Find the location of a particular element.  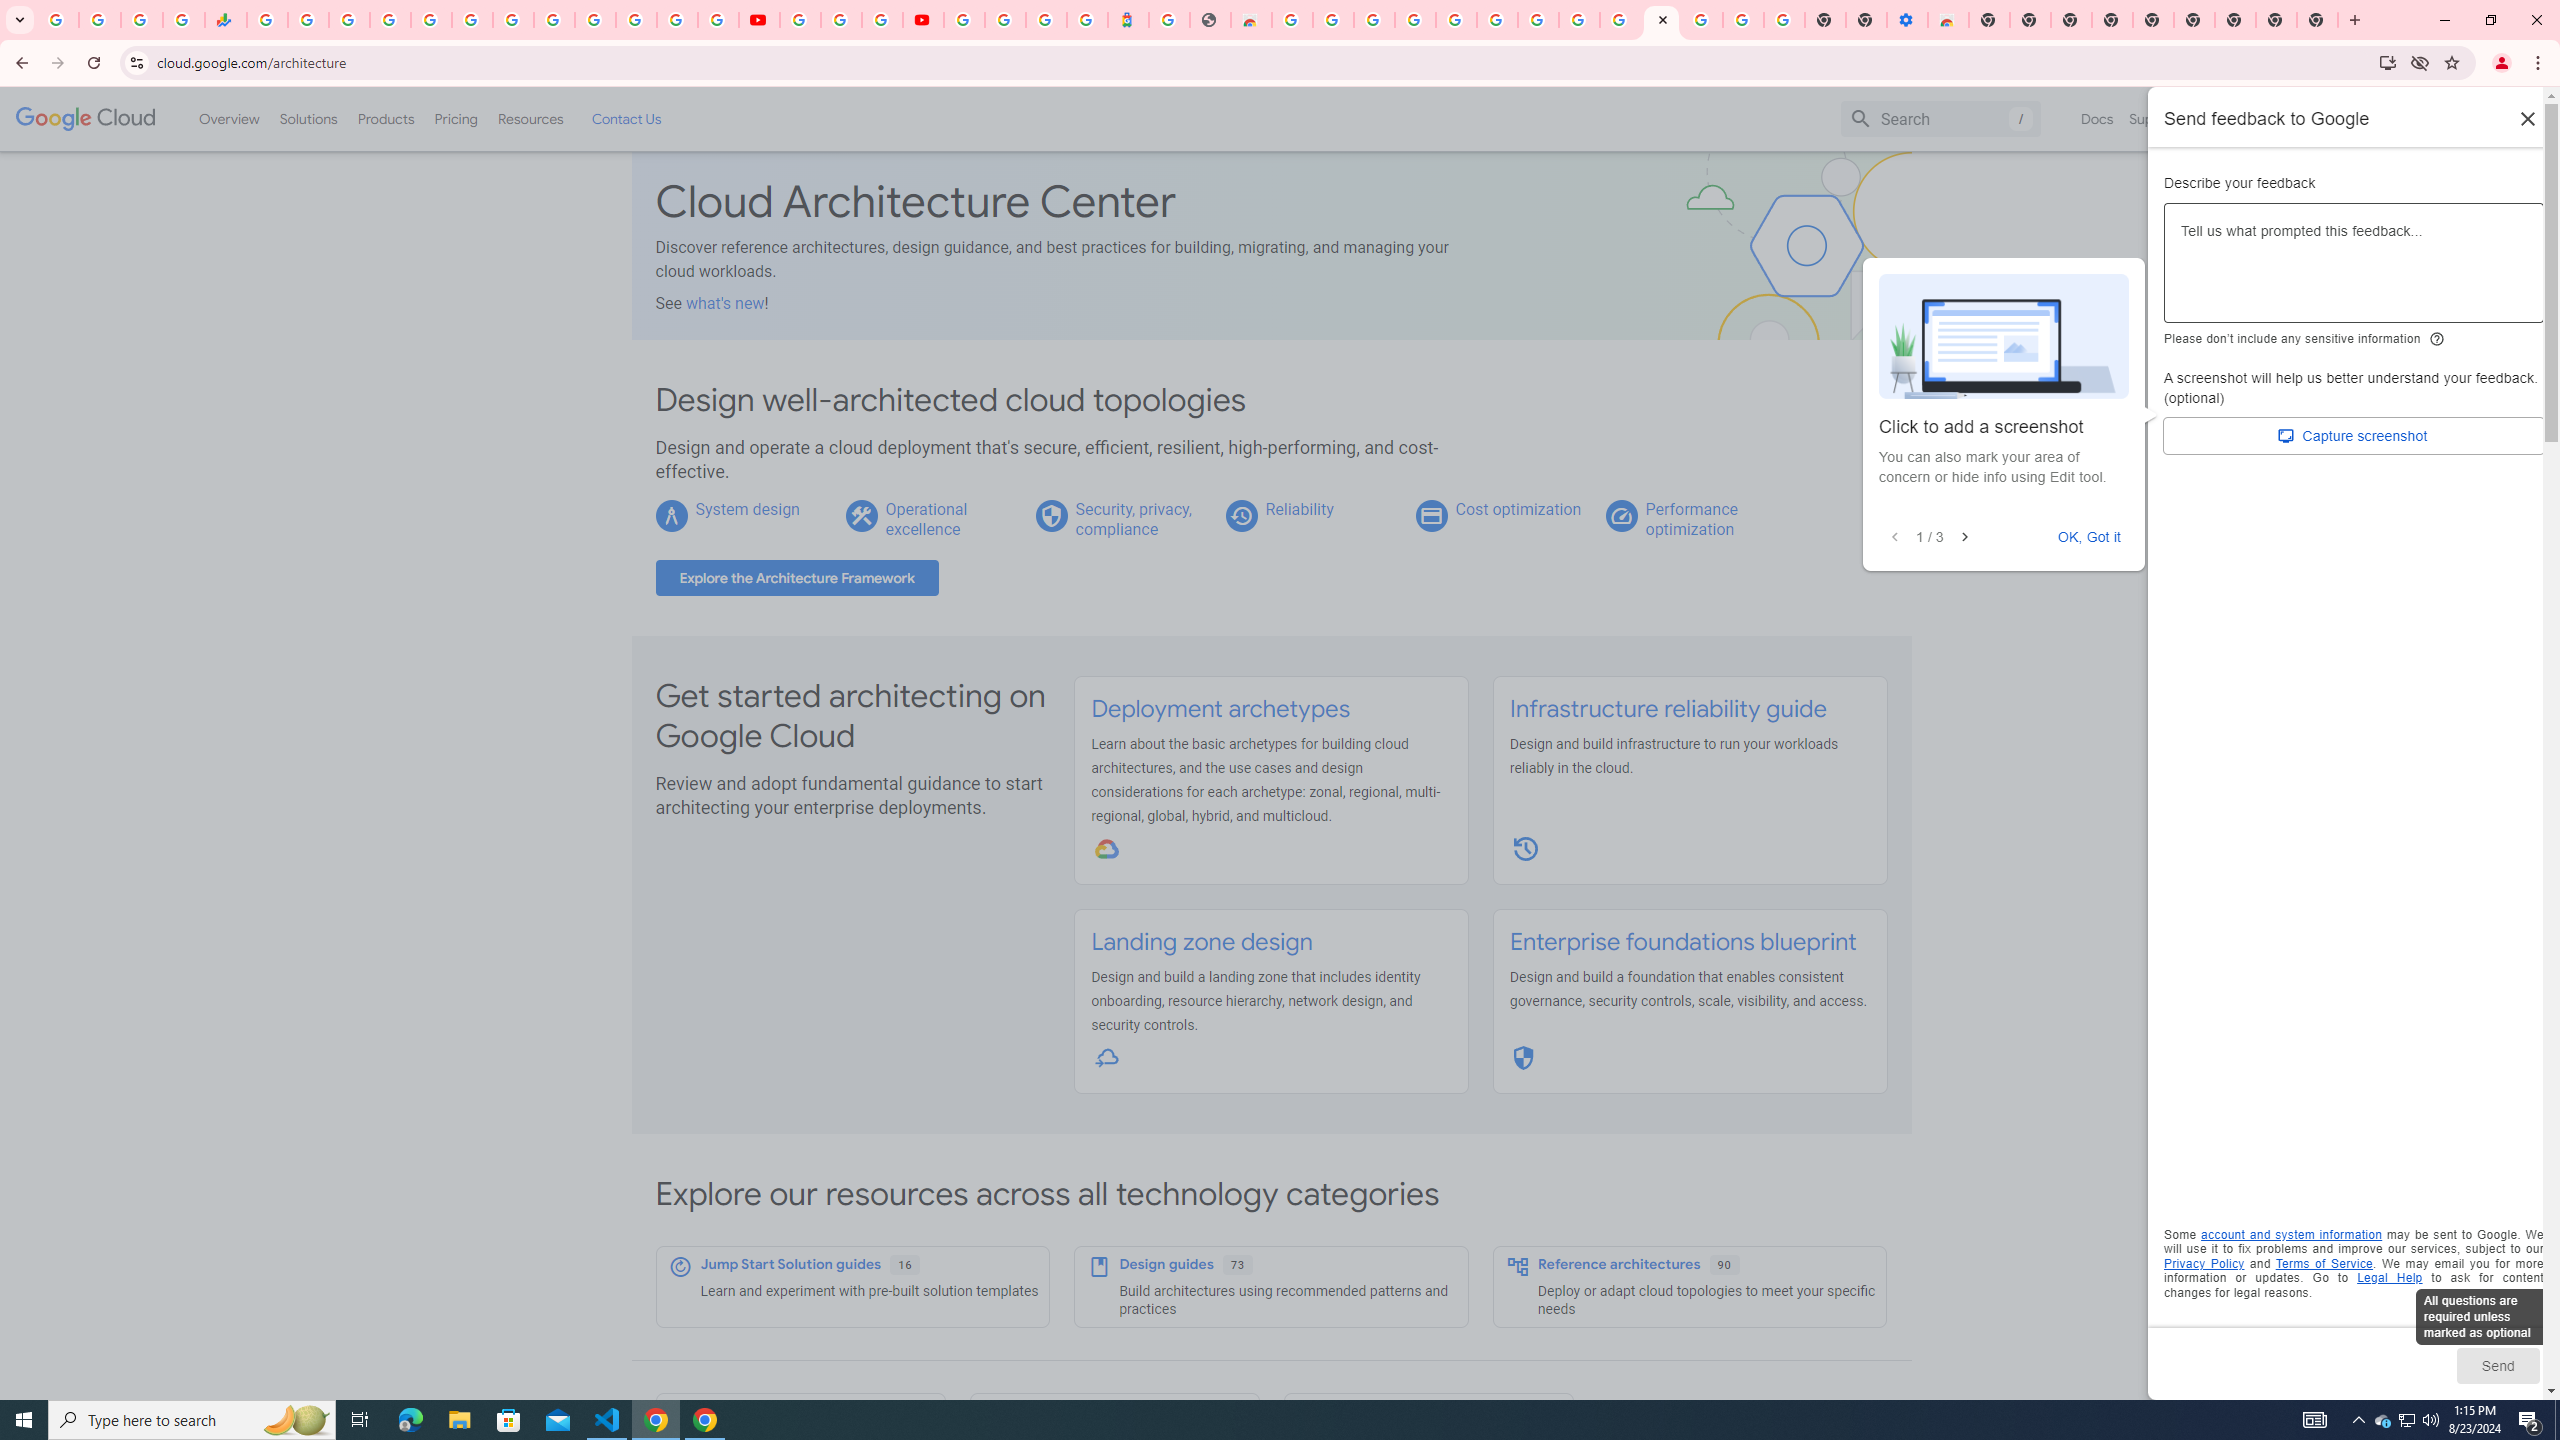

'Opens in a new tab. Terms of Service' is located at coordinates (2323, 1263).